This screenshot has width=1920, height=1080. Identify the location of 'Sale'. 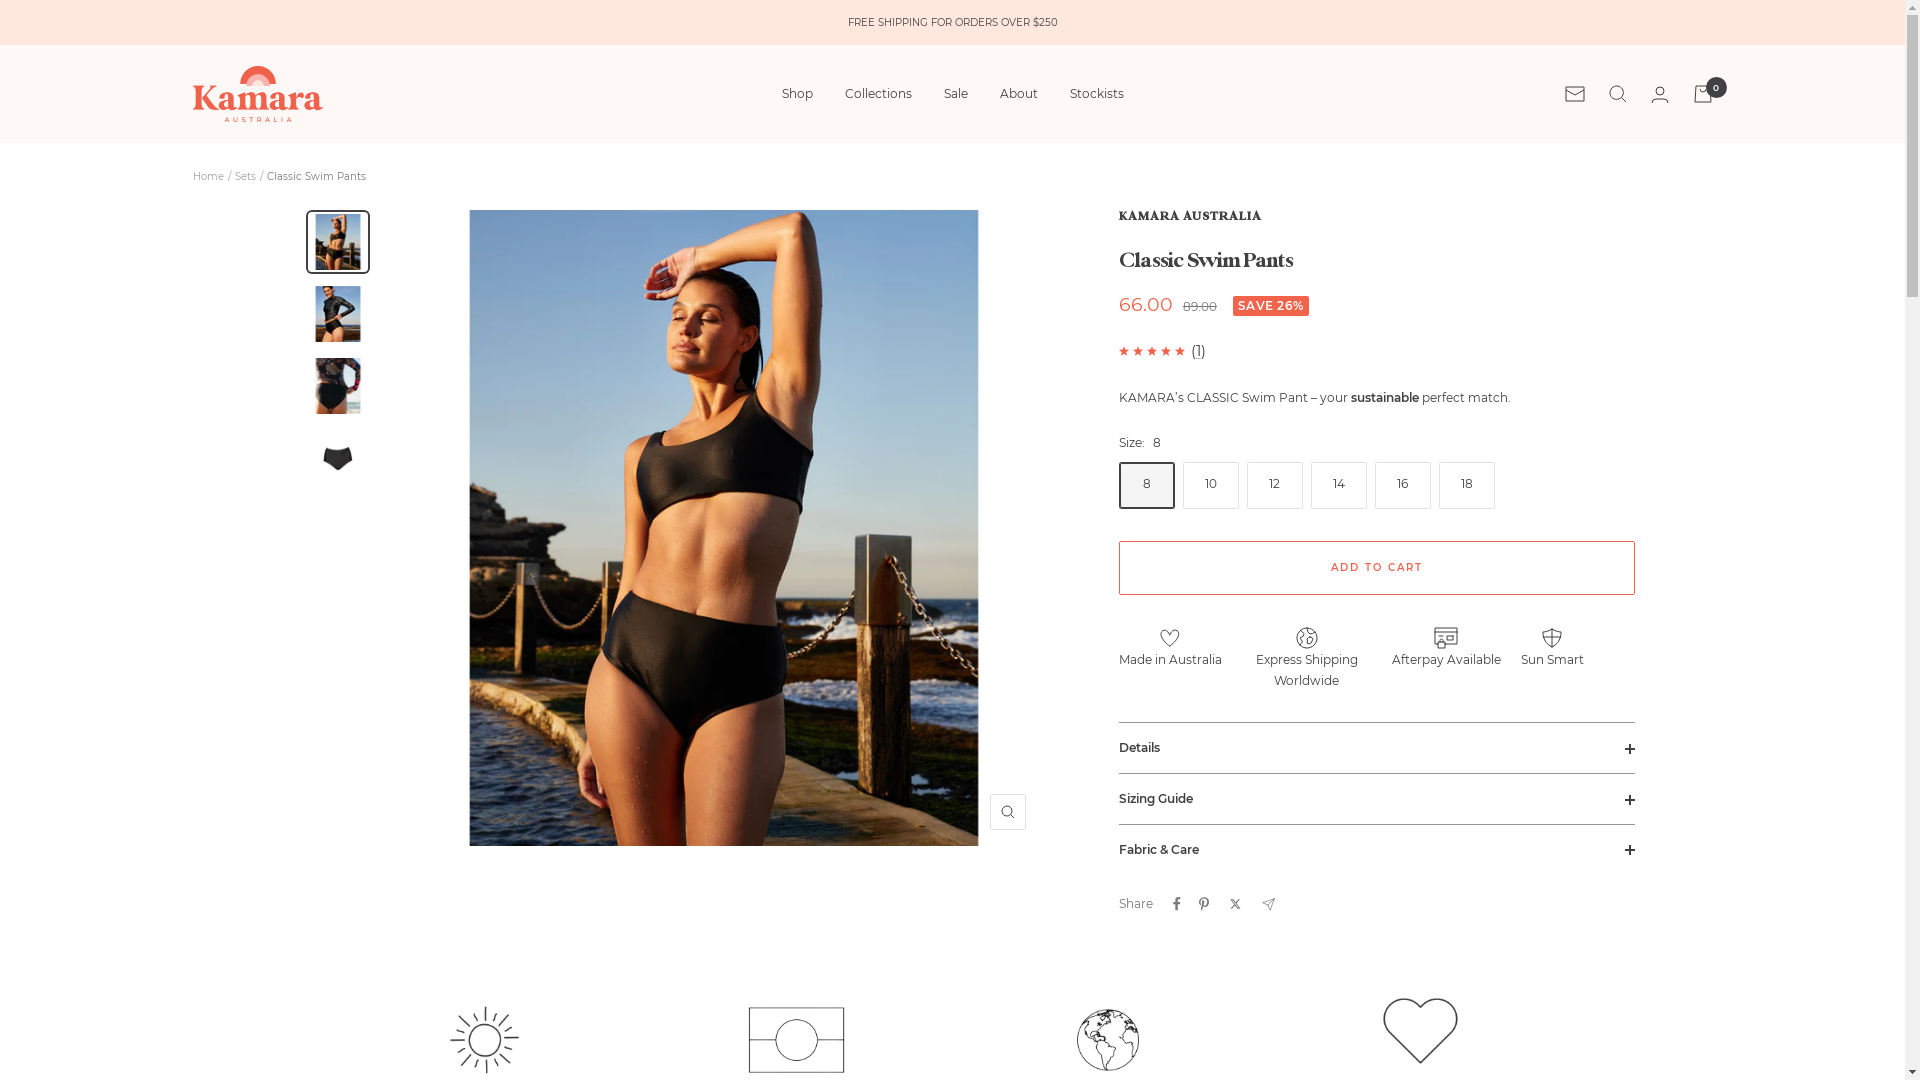
(954, 94).